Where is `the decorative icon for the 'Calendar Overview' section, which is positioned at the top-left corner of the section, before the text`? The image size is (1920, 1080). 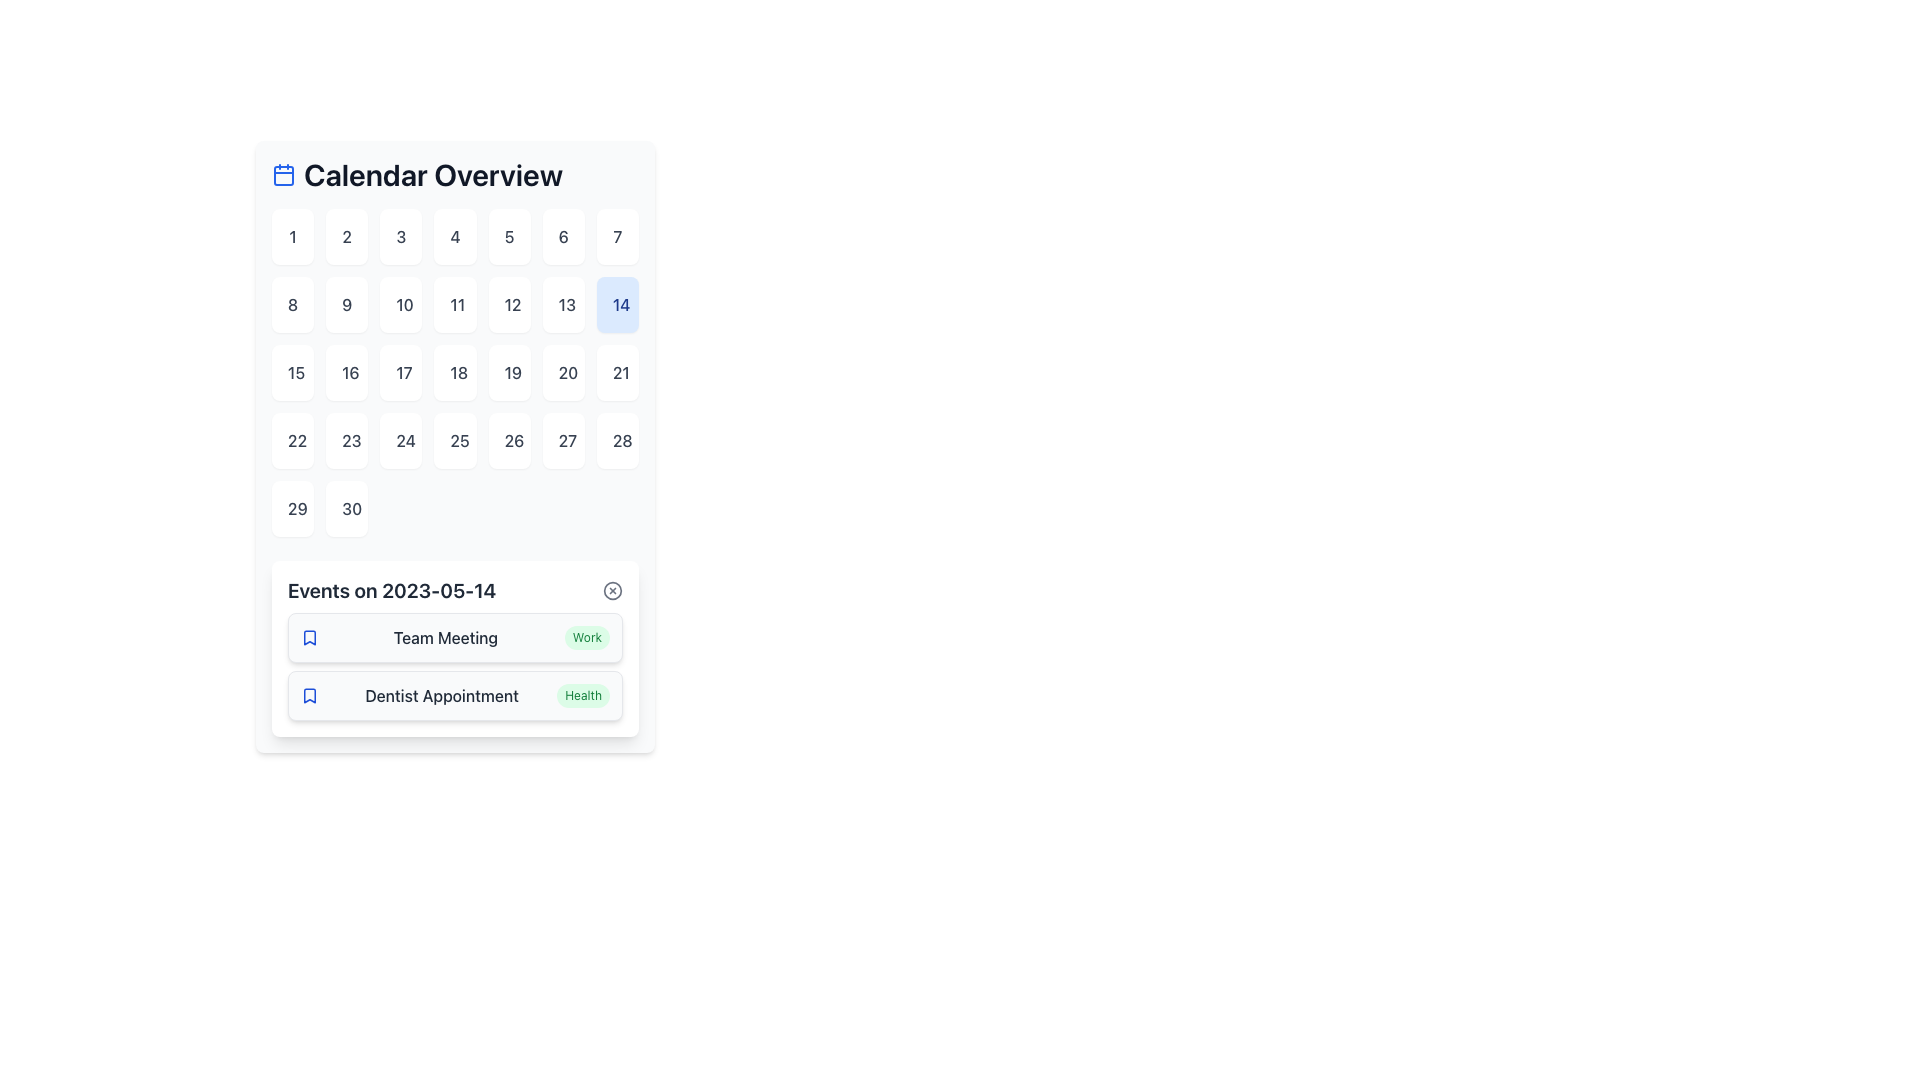
the decorative icon for the 'Calendar Overview' section, which is positioned at the top-left corner of the section, before the text is located at coordinates (282, 173).